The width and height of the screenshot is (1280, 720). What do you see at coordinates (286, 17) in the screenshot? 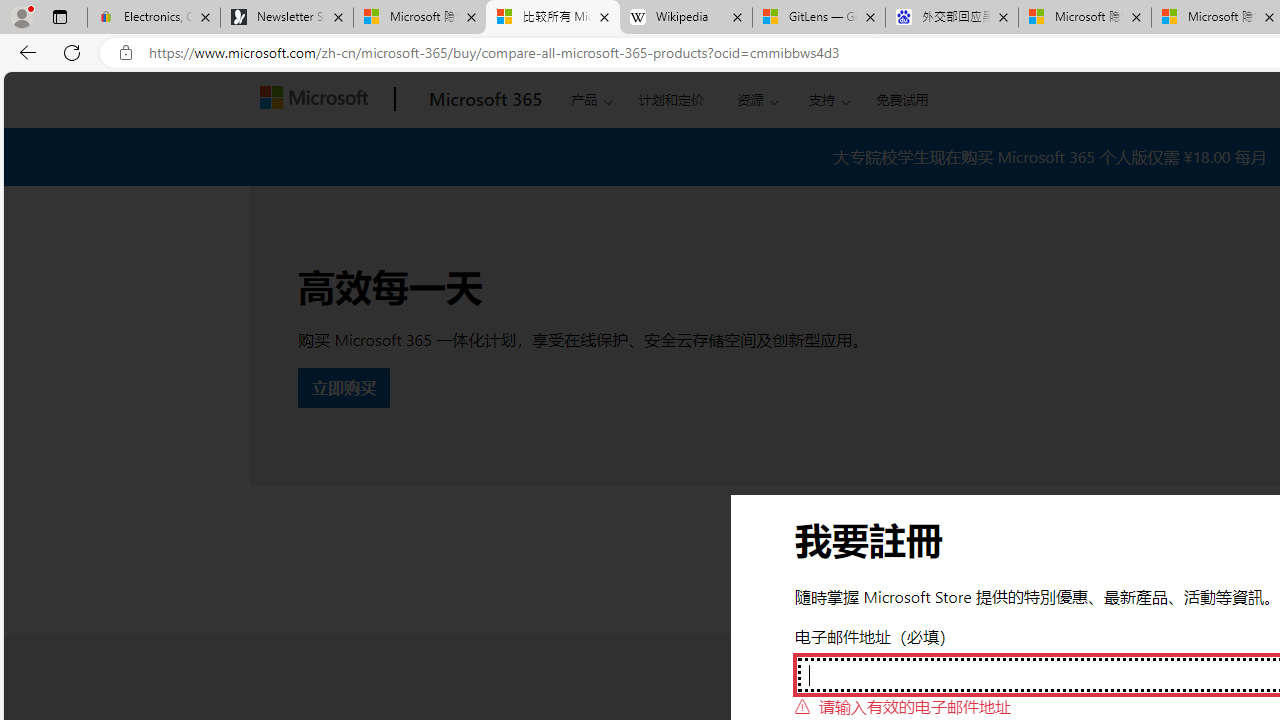
I see `'Newsletter Sign Up'` at bounding box center [286, 17].